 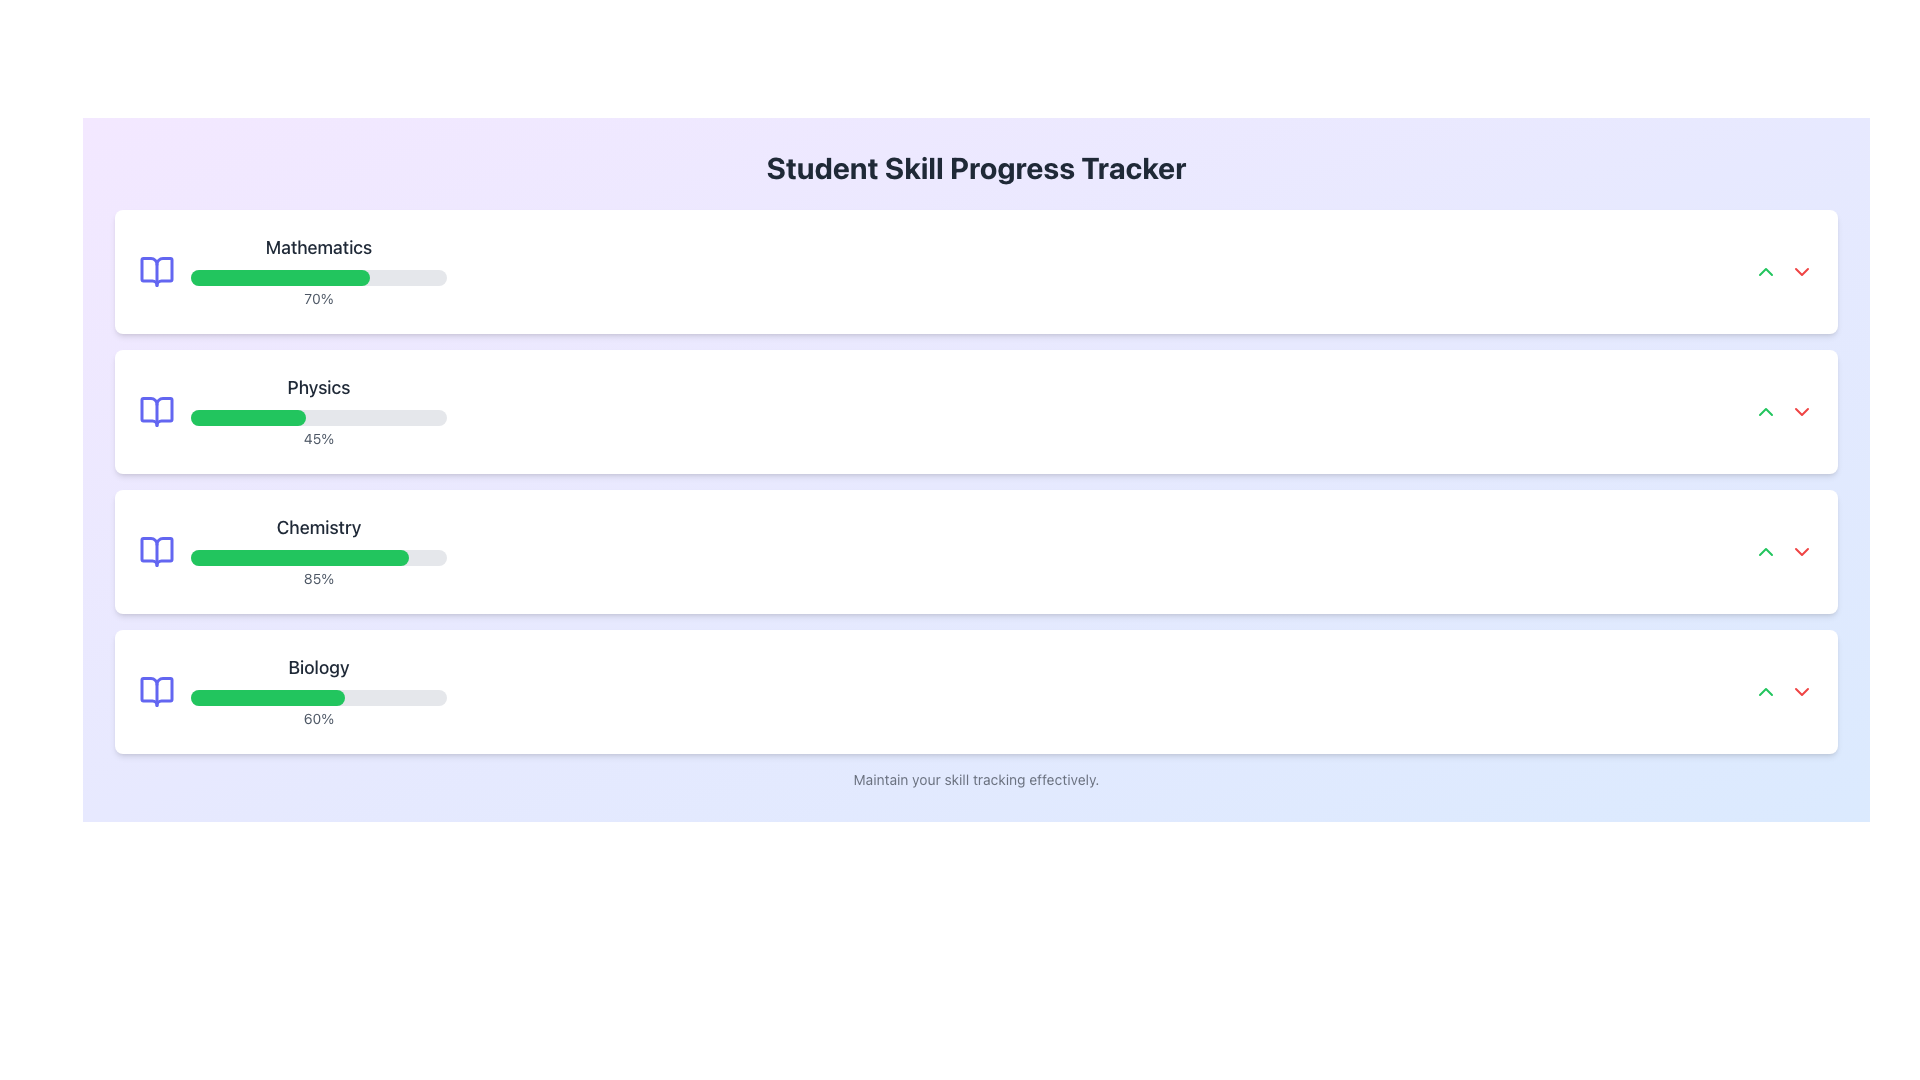 What do you see at coordinates (317, 716) in the screenshot?
I see `percentage value displayed as '60%' in gray font, located below the green progress bar in the 'Biology' section` at bounding box center [317, 716].